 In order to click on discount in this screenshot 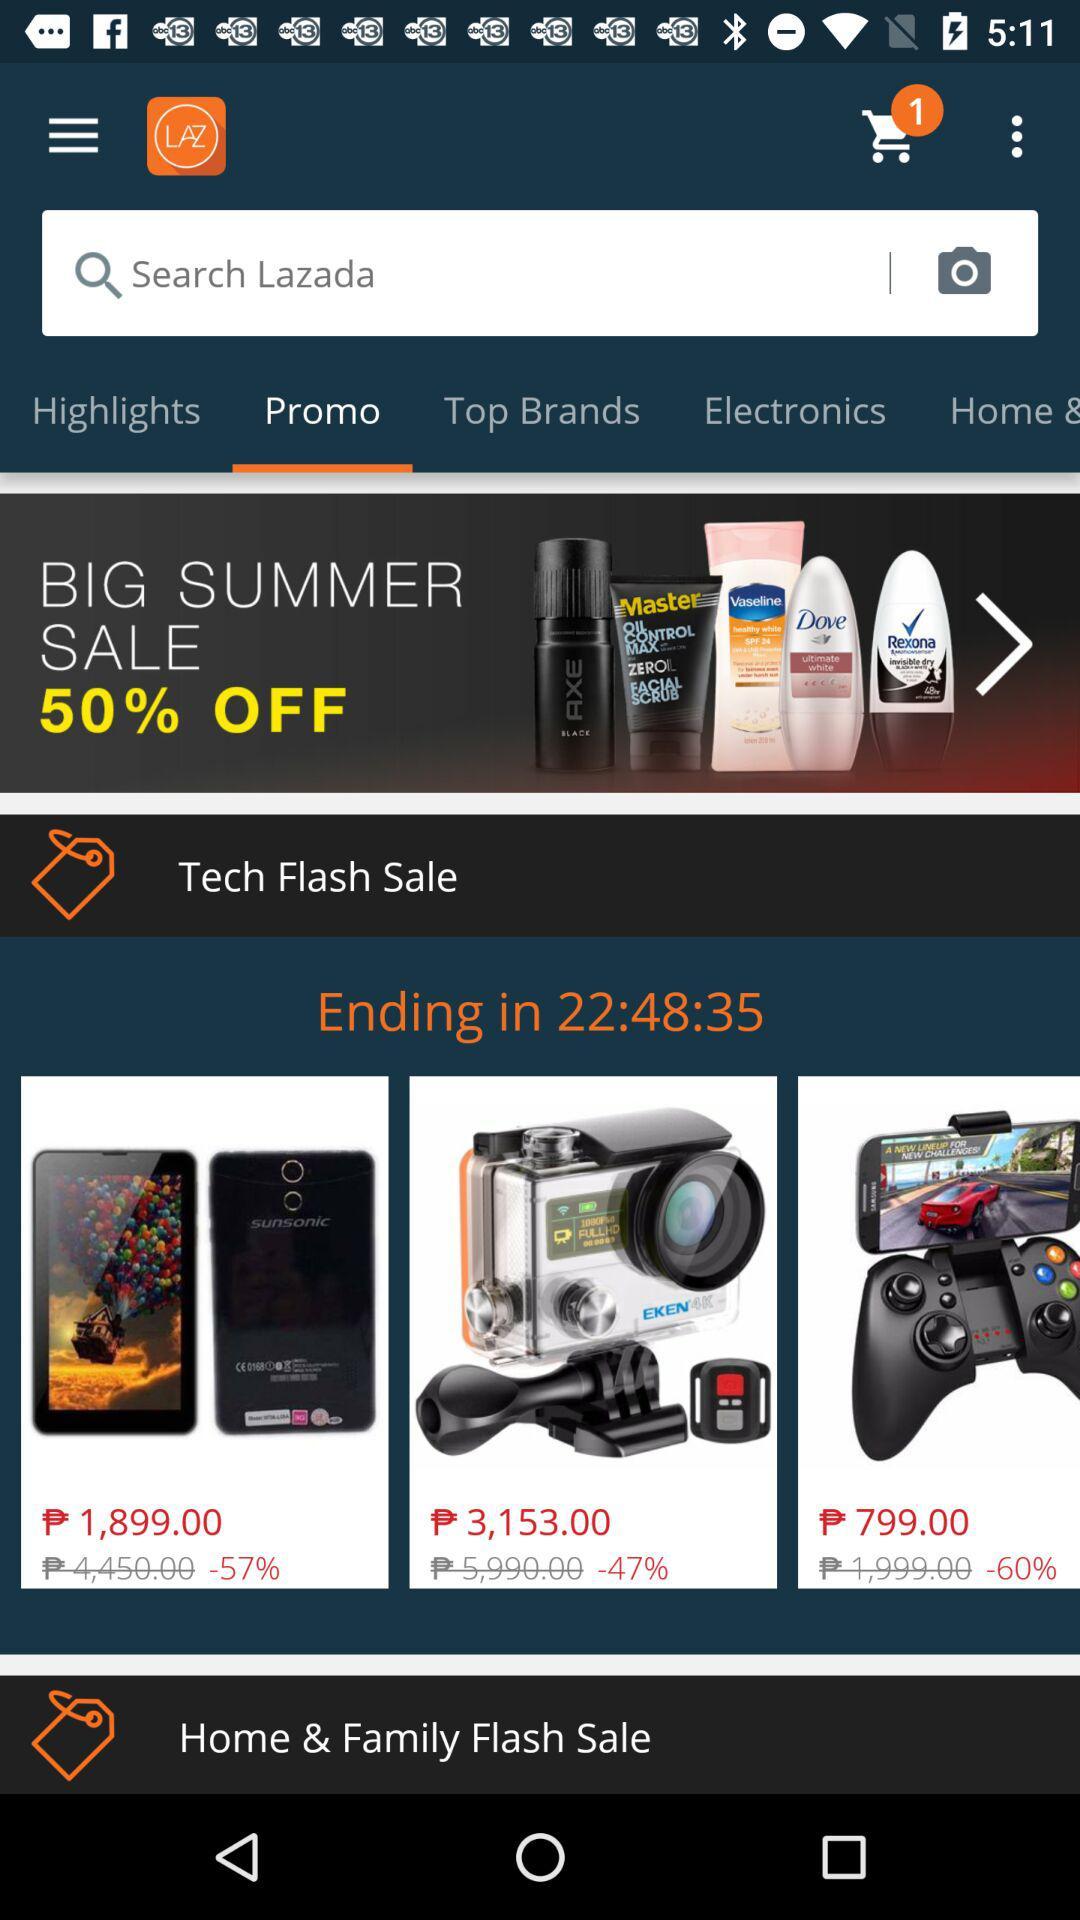, I will do `click(540, 643)`.